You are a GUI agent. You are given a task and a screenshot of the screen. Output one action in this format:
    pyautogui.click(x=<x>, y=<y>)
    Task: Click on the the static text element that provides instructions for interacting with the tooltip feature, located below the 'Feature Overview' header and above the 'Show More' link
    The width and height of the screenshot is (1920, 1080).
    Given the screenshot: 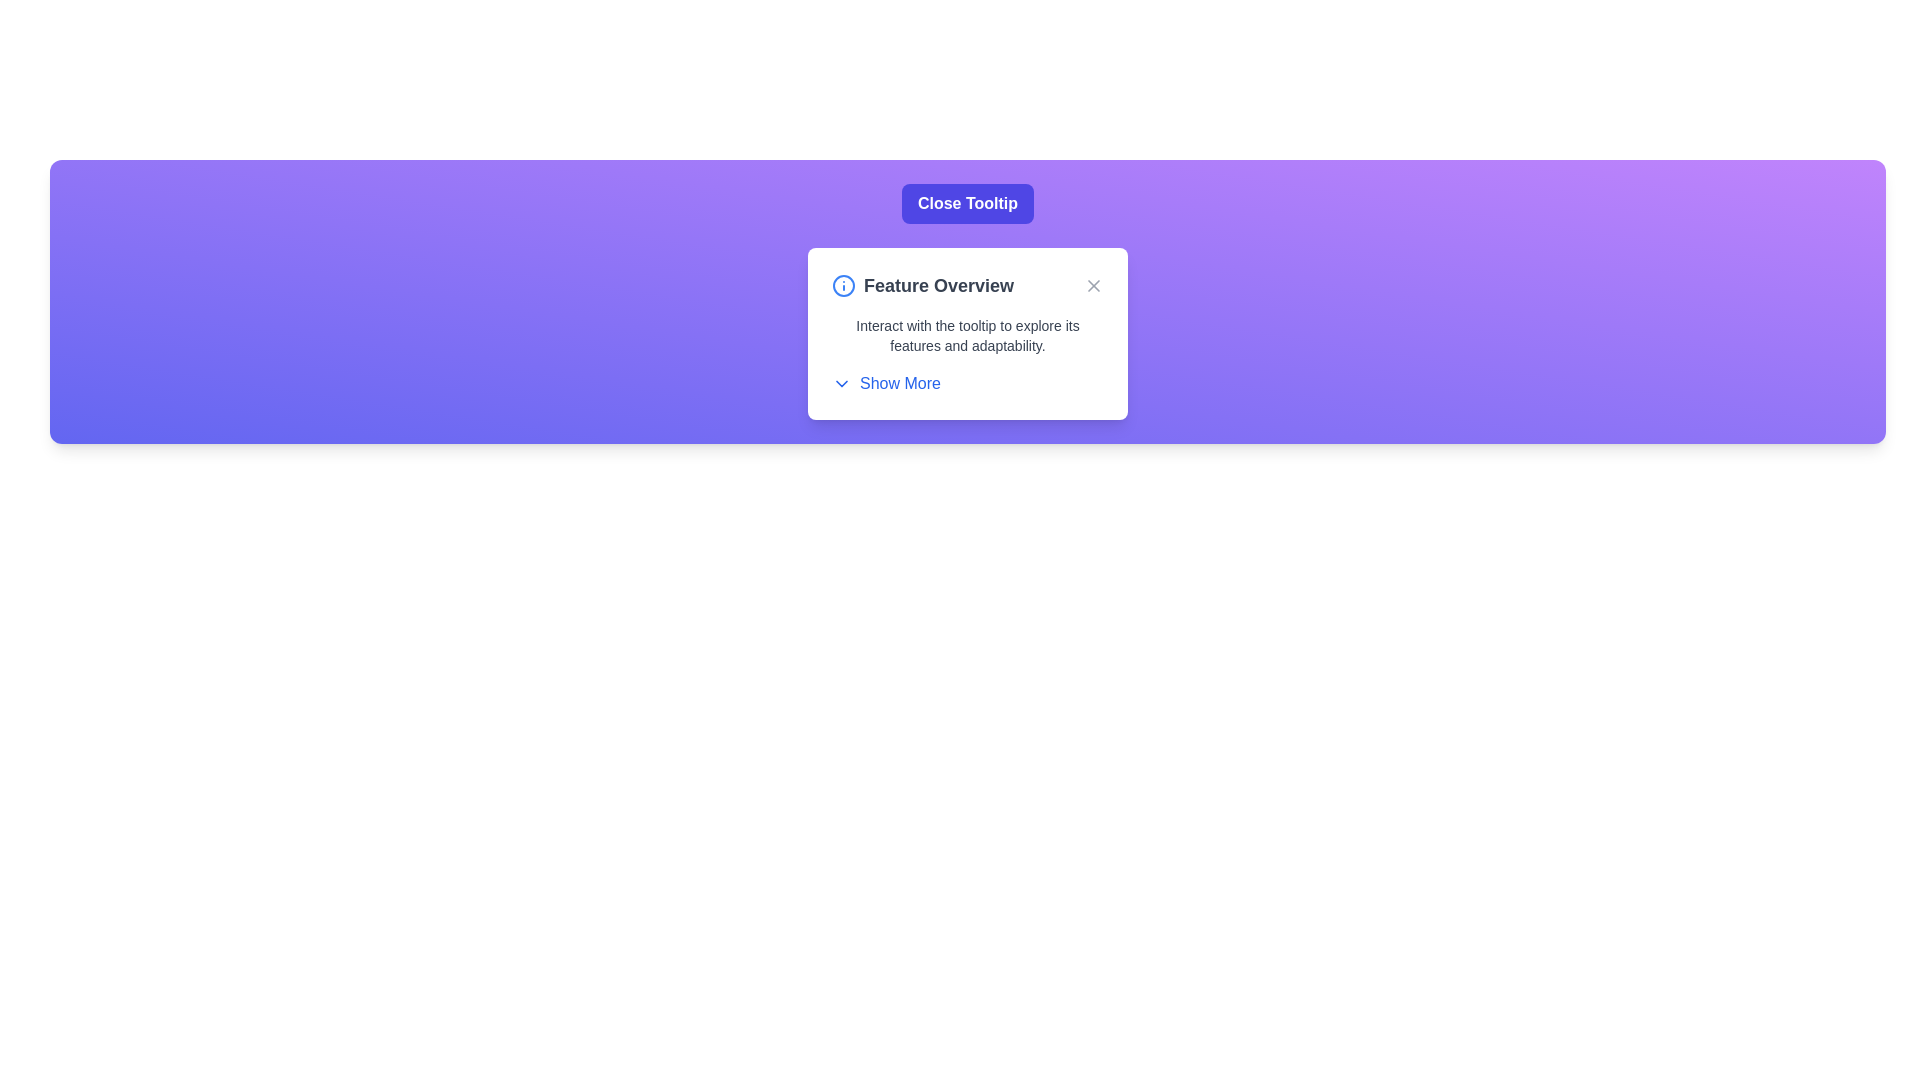 What is the action you would take?
    pyautogui.click(x=968, y=334)
    